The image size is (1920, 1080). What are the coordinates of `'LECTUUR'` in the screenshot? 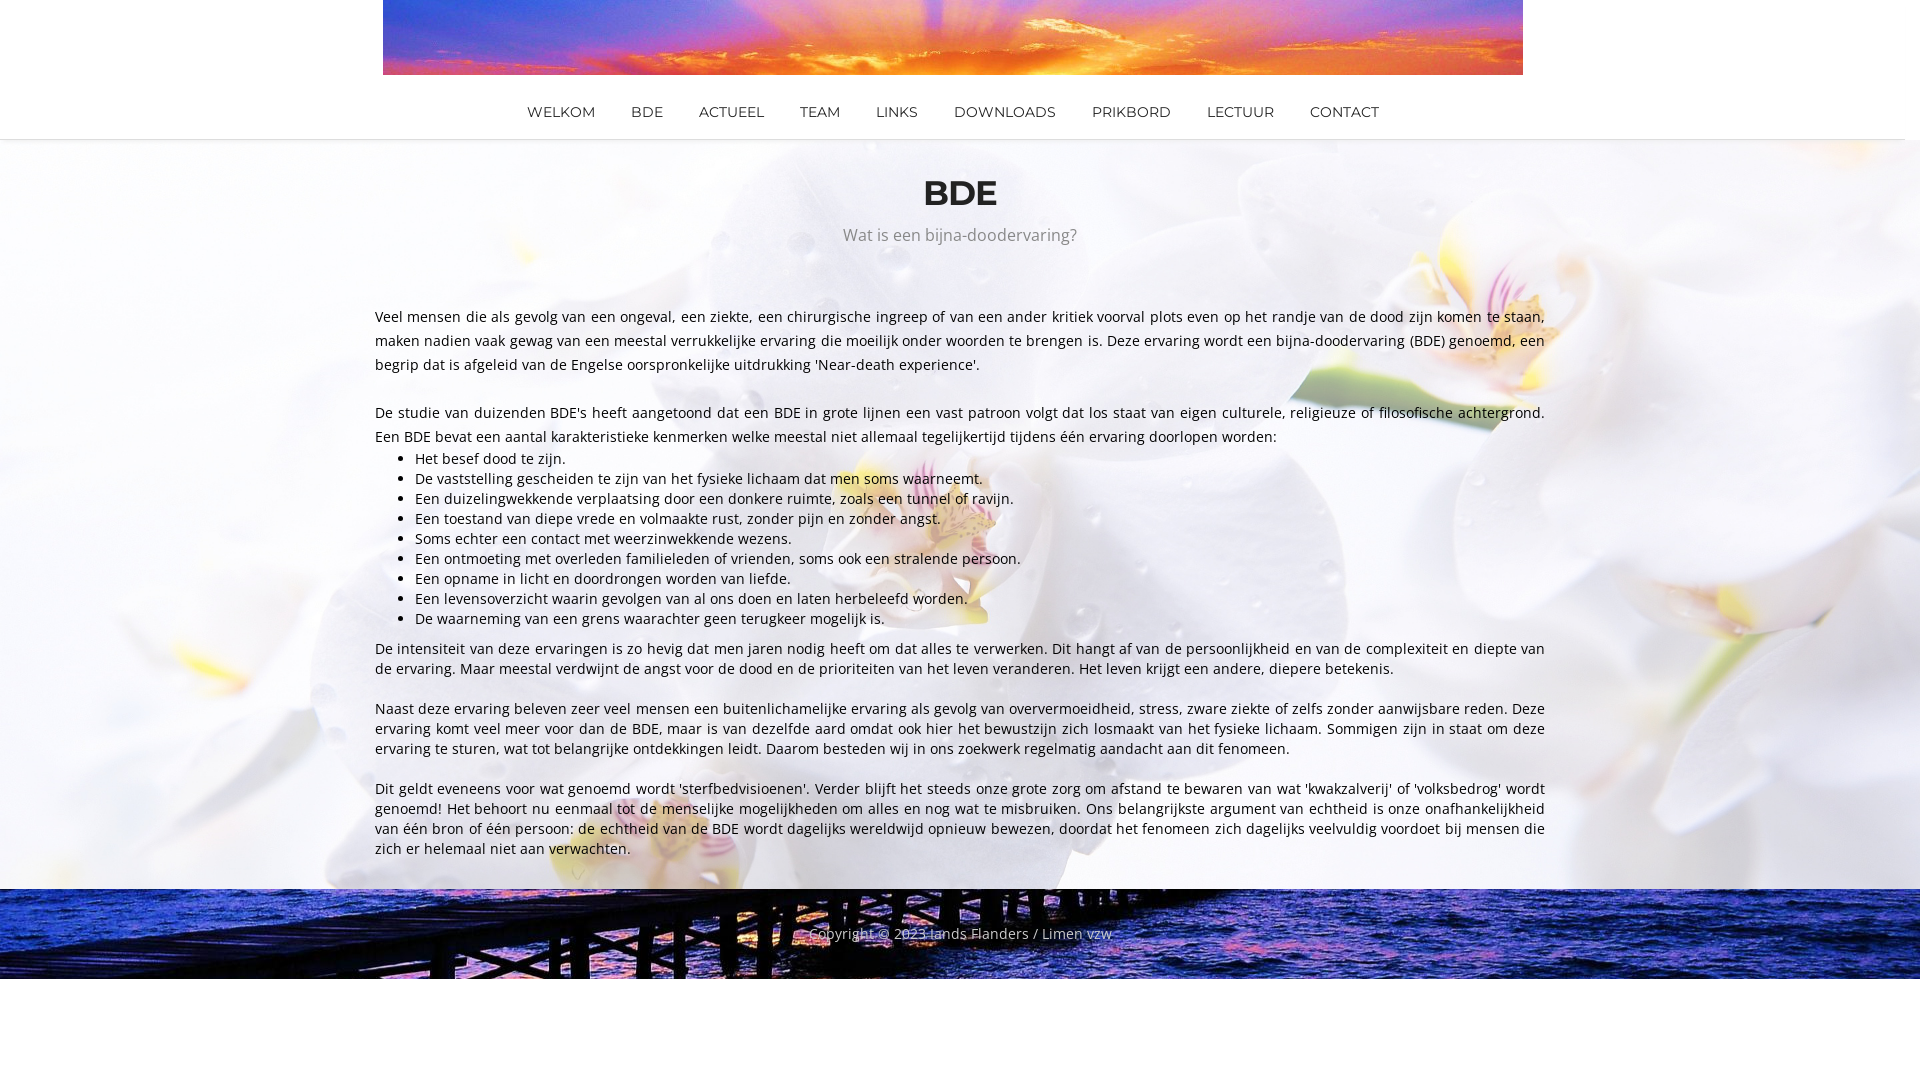 It's located at (1238, 111).